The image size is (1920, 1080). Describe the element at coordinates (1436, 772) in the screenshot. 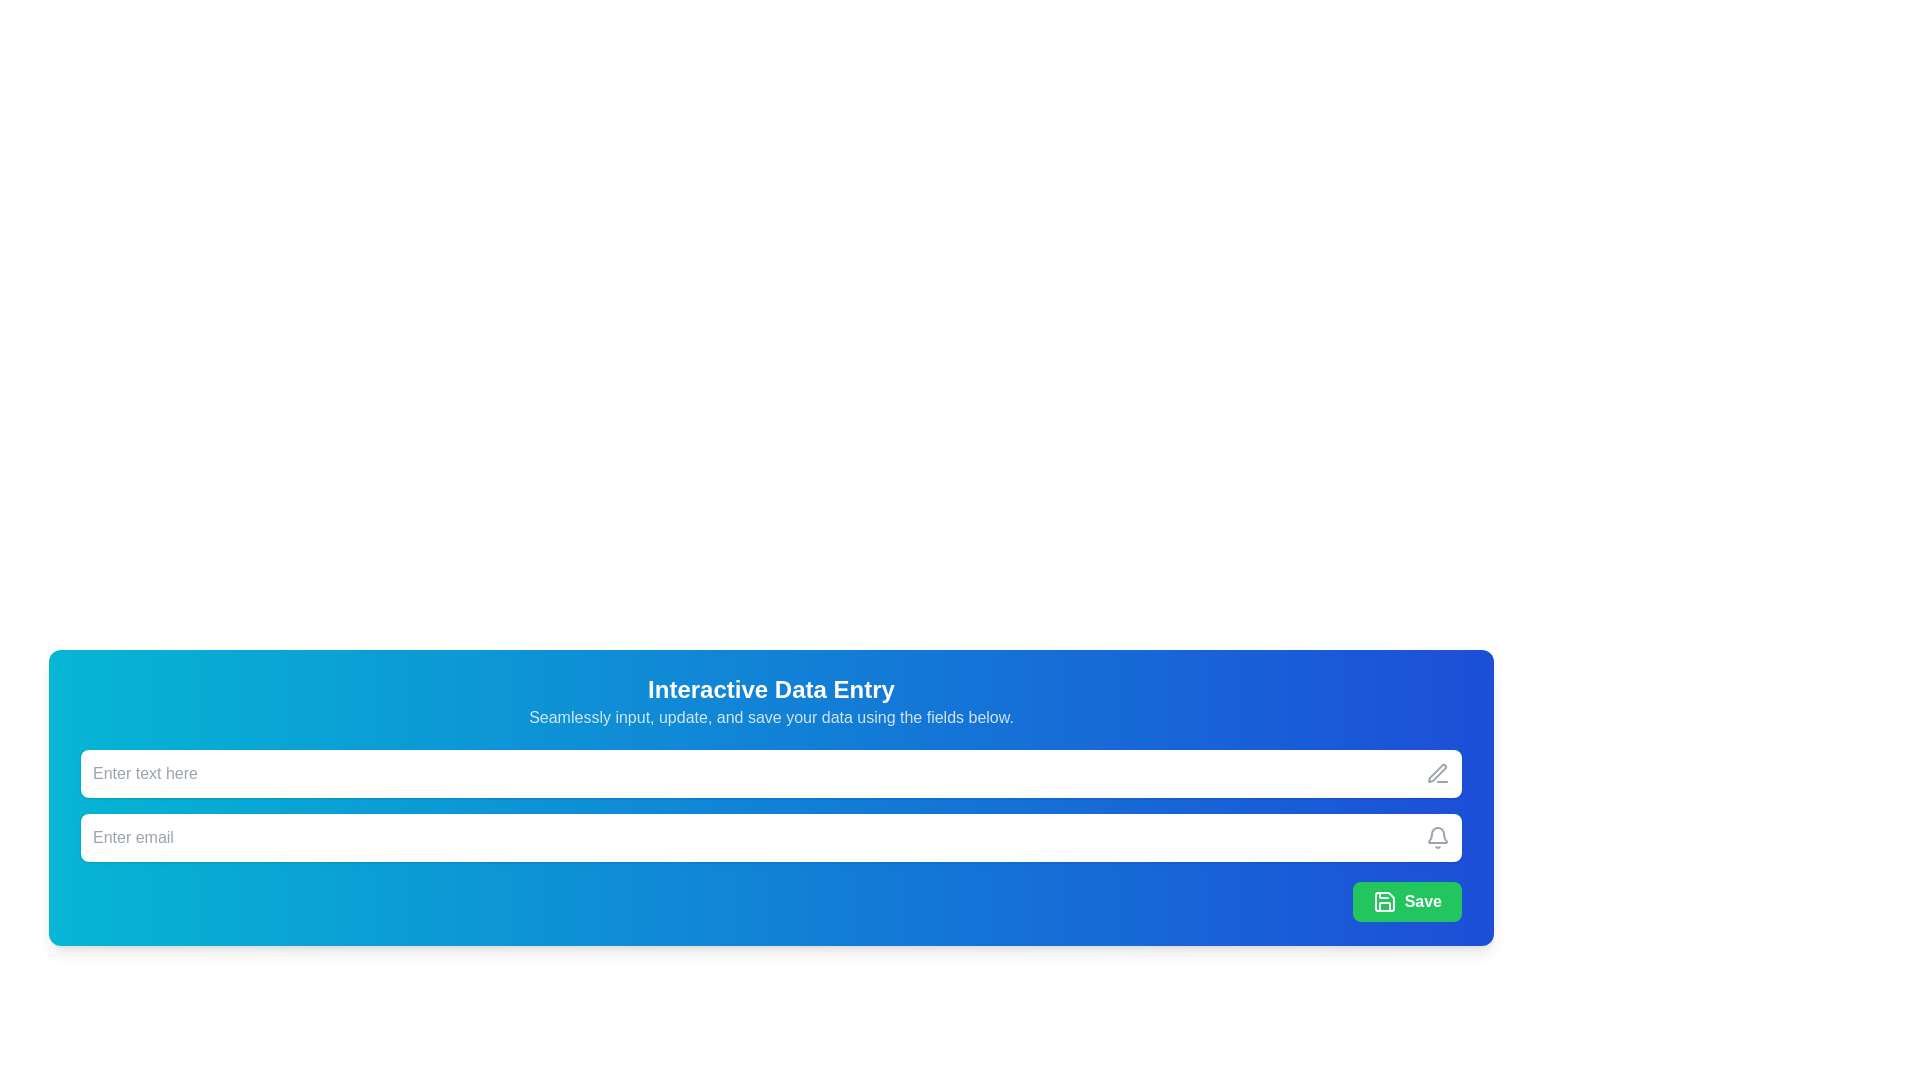

I see `the small gray pen icon located at the right end of the top input field inside the blue background area` at that location.